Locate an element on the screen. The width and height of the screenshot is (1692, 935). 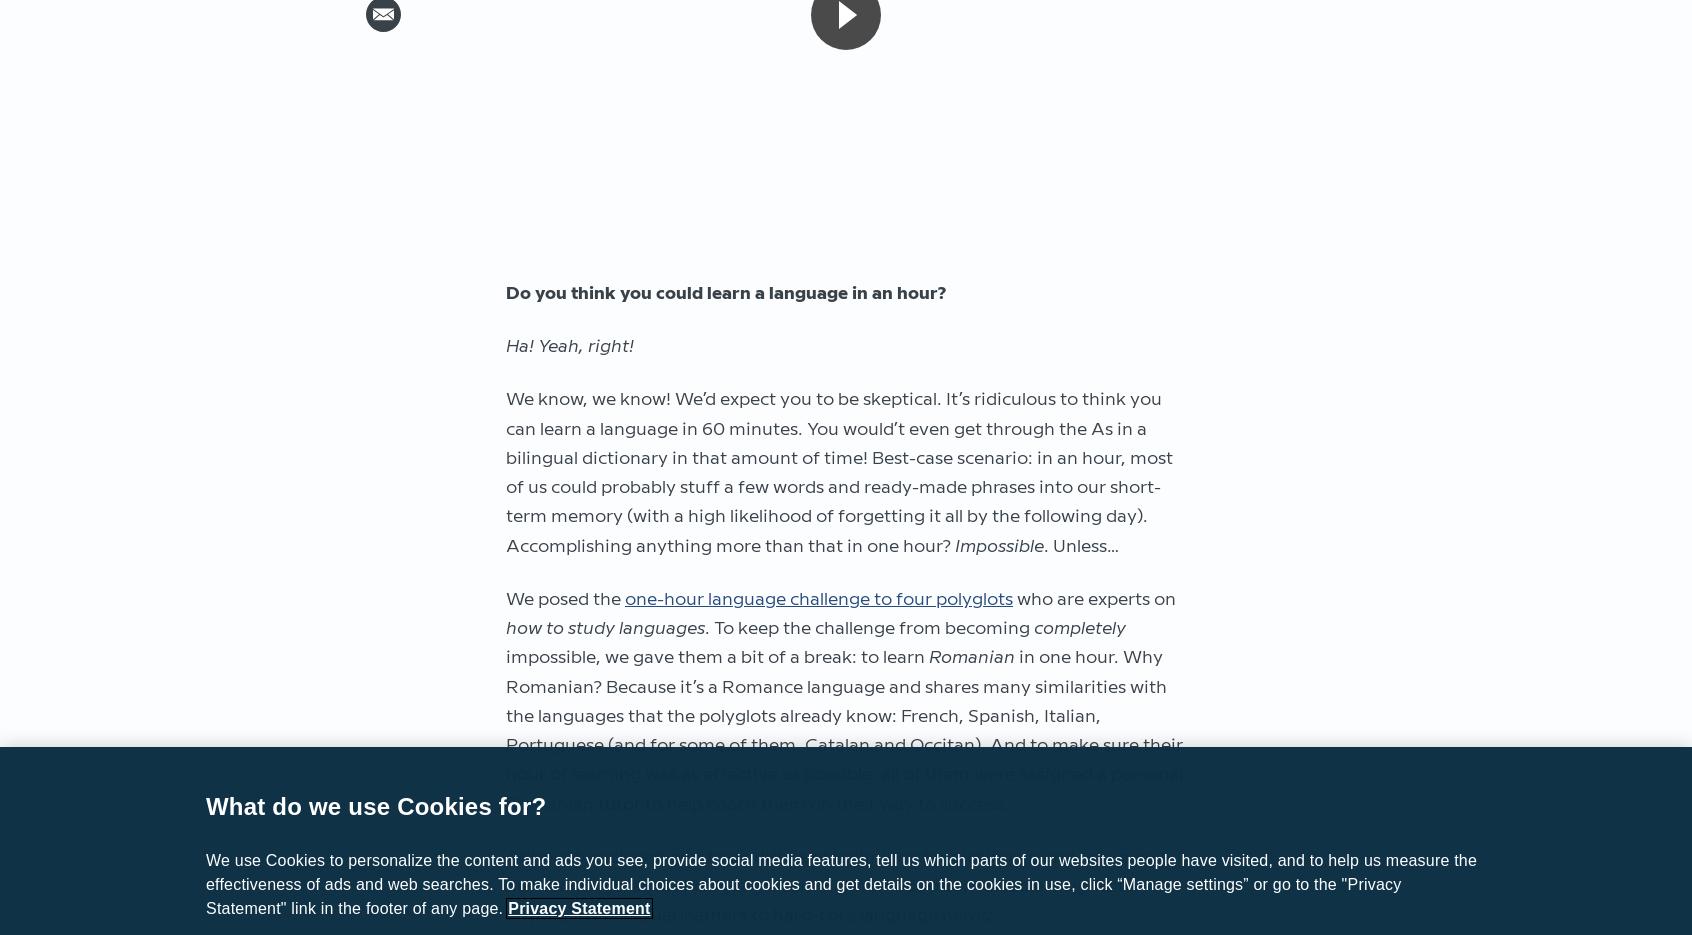
'Impossible' is located at coordinates (998, 544).